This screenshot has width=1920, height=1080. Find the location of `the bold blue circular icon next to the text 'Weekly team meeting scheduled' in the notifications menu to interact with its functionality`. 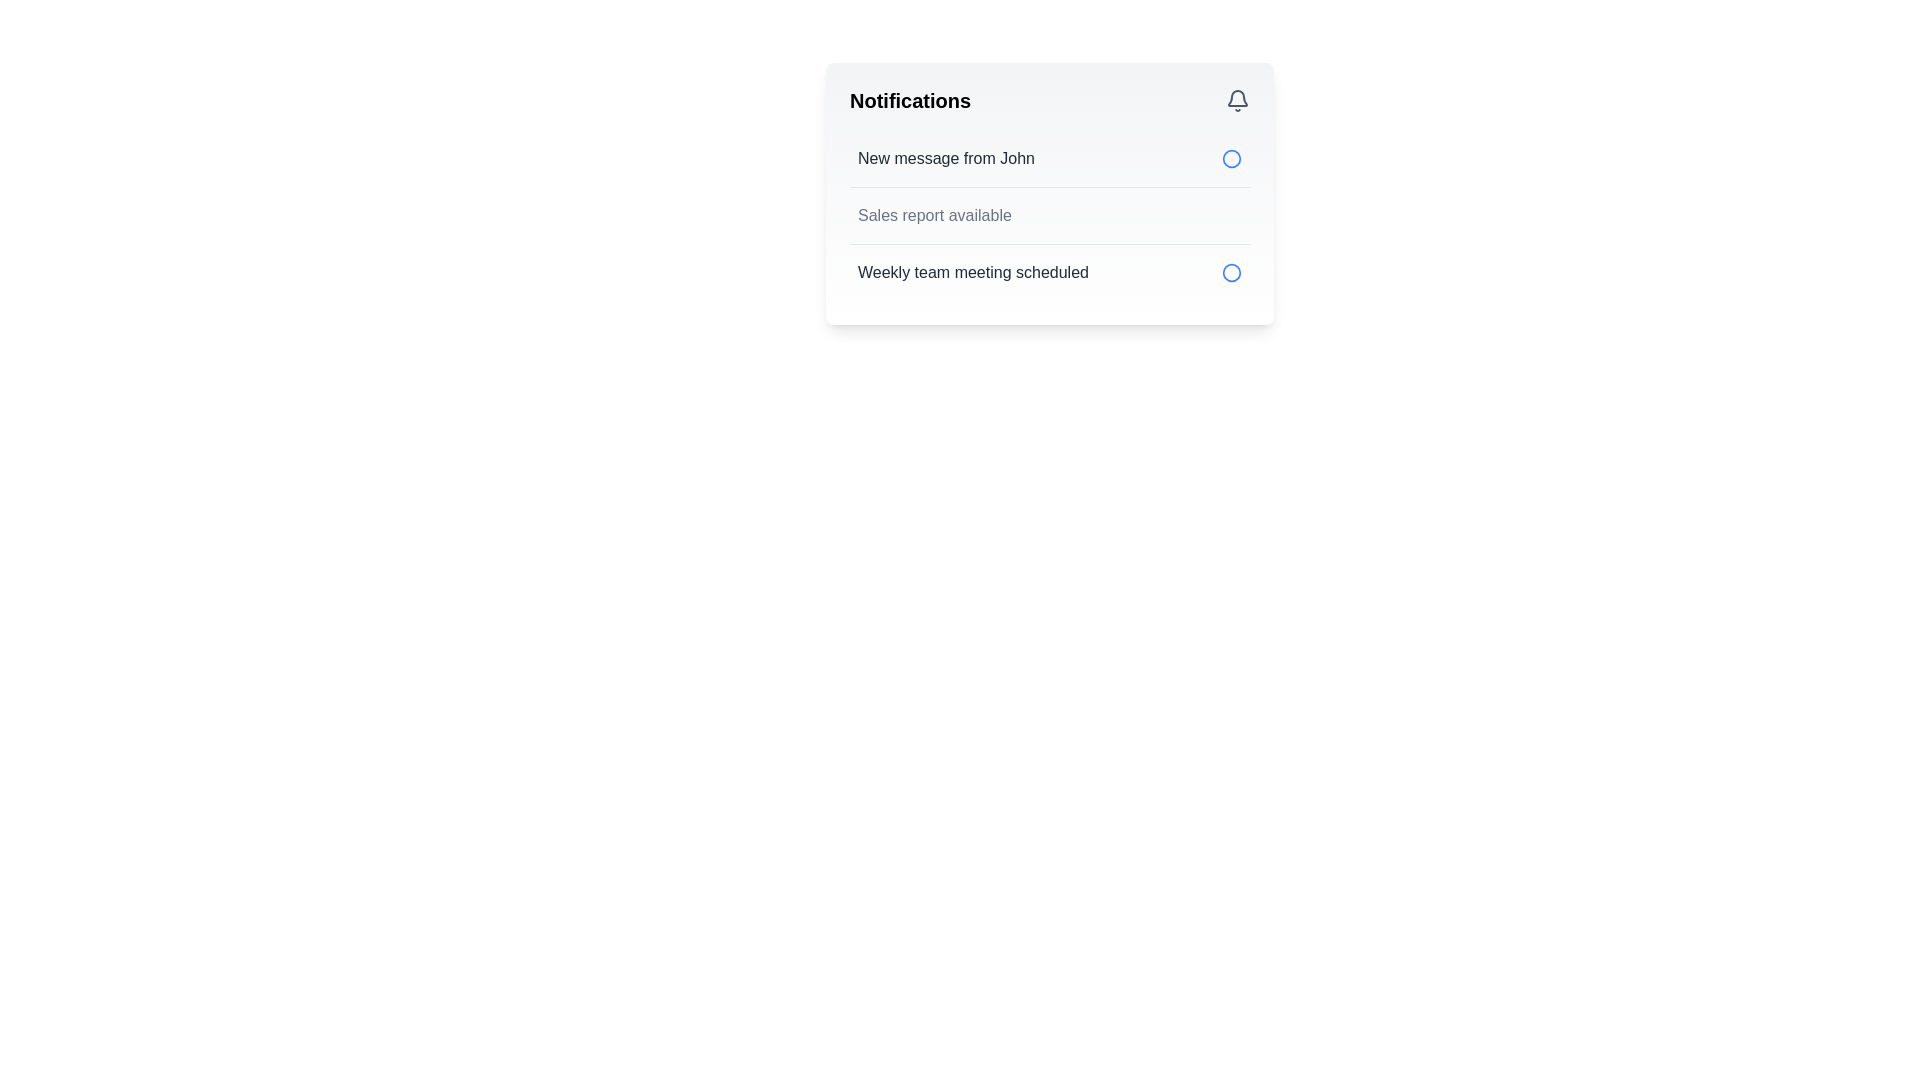

the bold blue circular icon next to the text 'Weekly team meeting scheduled' in the notifications menu to interact with its functionality is located at coordinates (1231, 273).